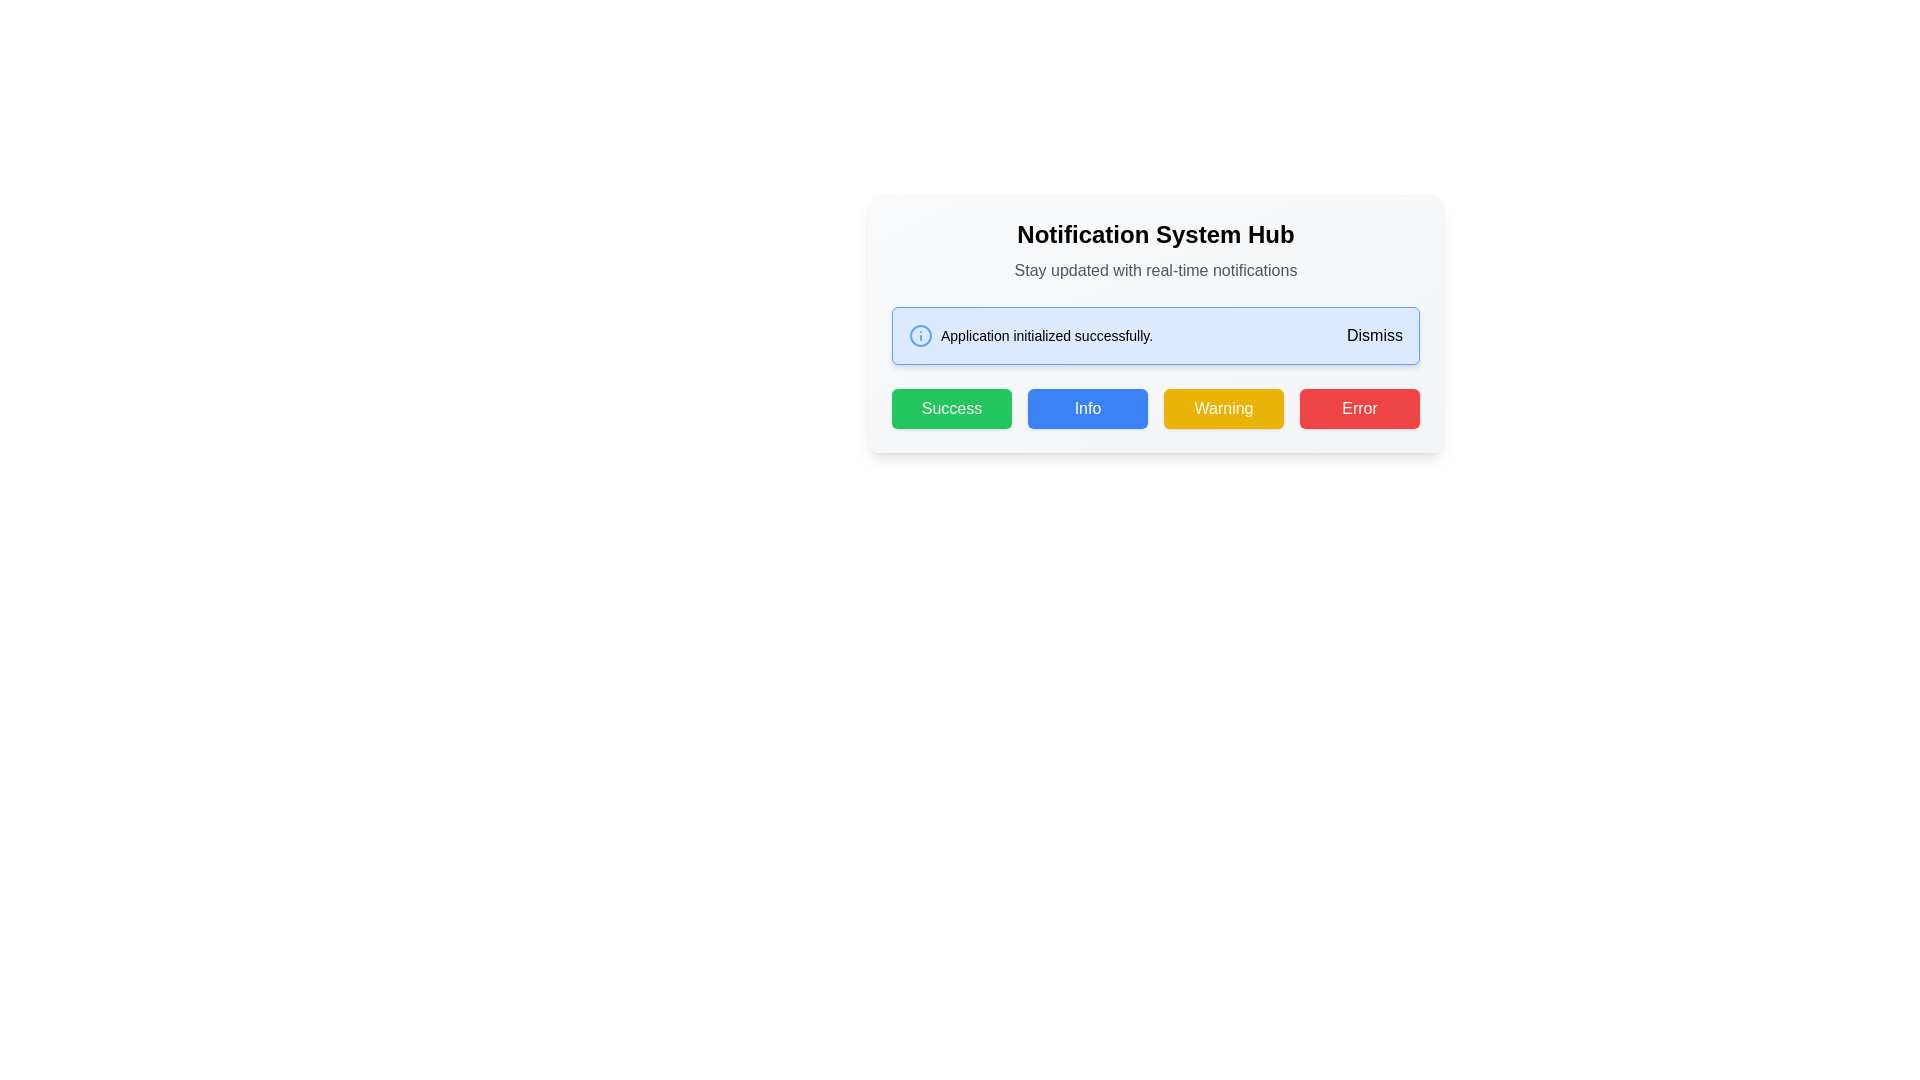  What do you see at coordinates (1046, 334) in the screenshot?
I see `the notification message text label indicating successful initialization, which is located centrally within the notification card on the user interface` at bounding box center [1046, 334].